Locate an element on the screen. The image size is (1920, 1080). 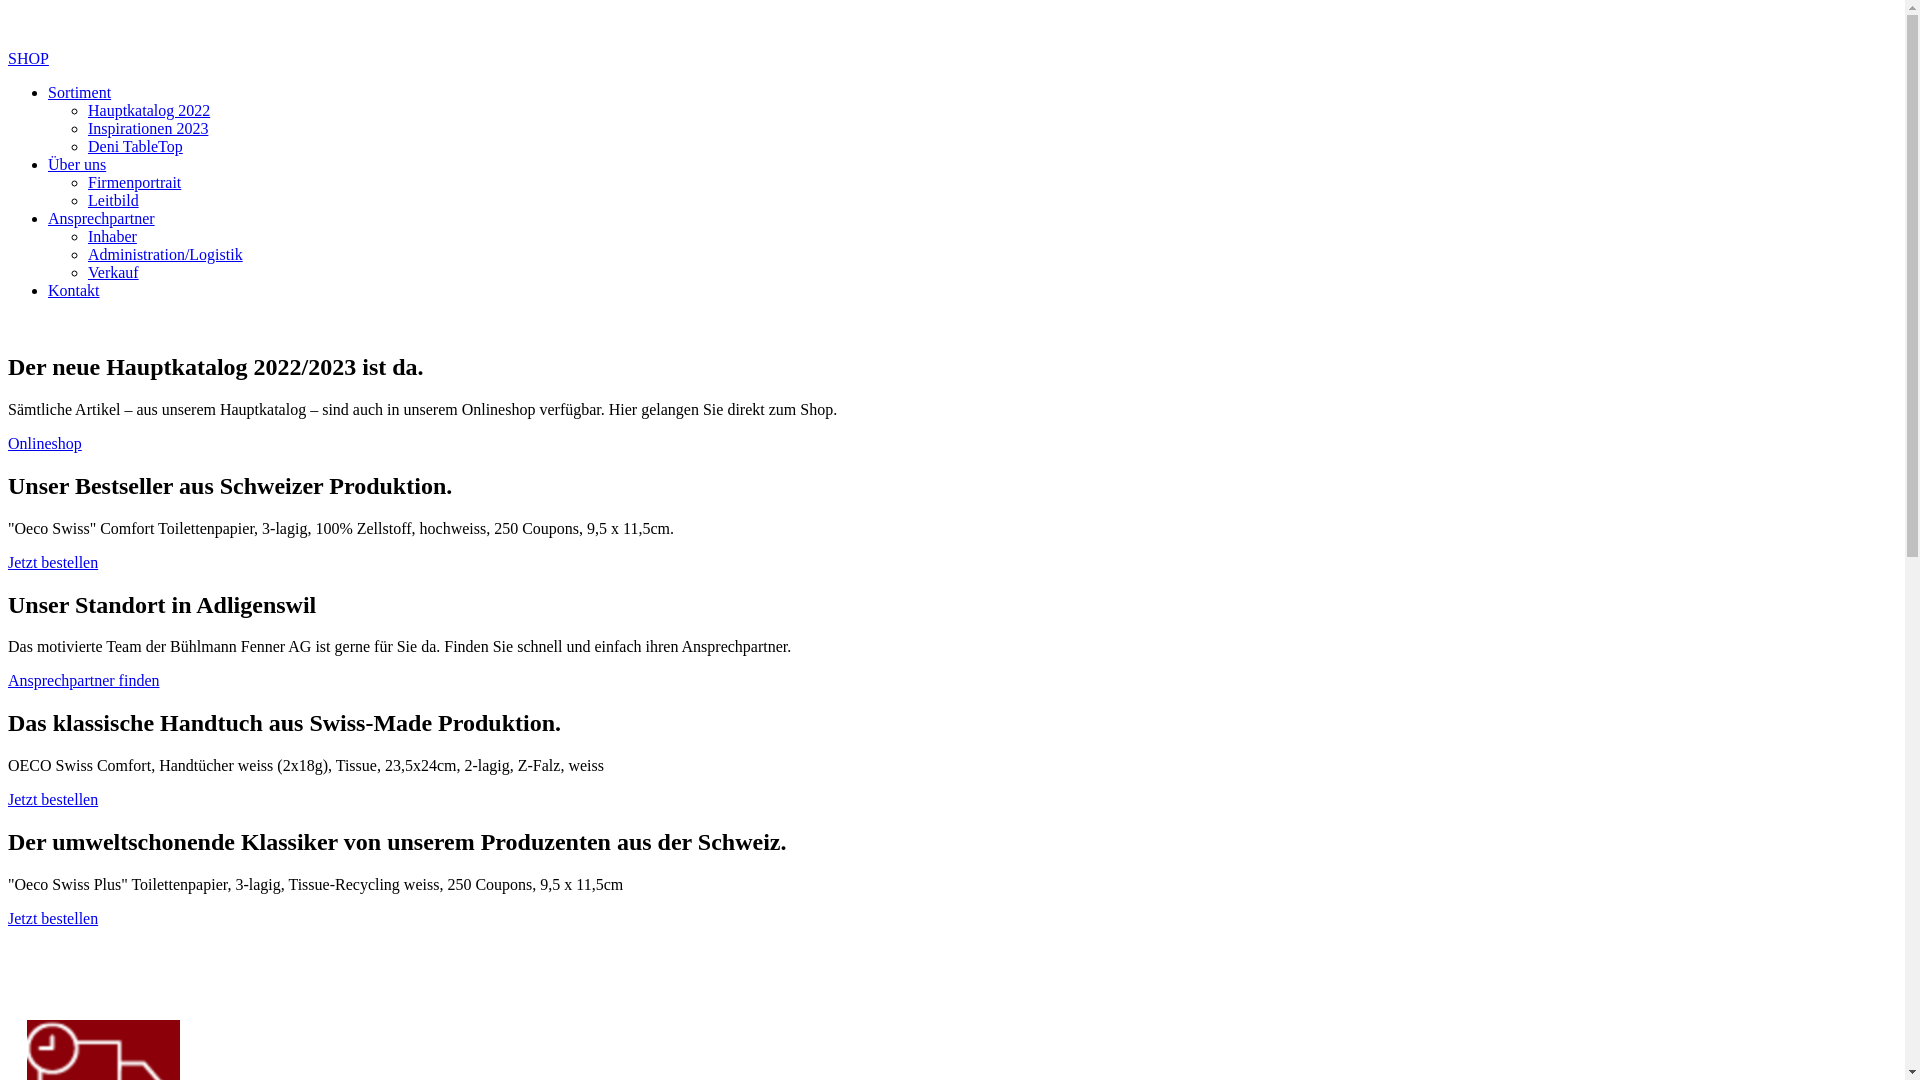
'Inspirationen 2023' is located at coordinates (147, 128).